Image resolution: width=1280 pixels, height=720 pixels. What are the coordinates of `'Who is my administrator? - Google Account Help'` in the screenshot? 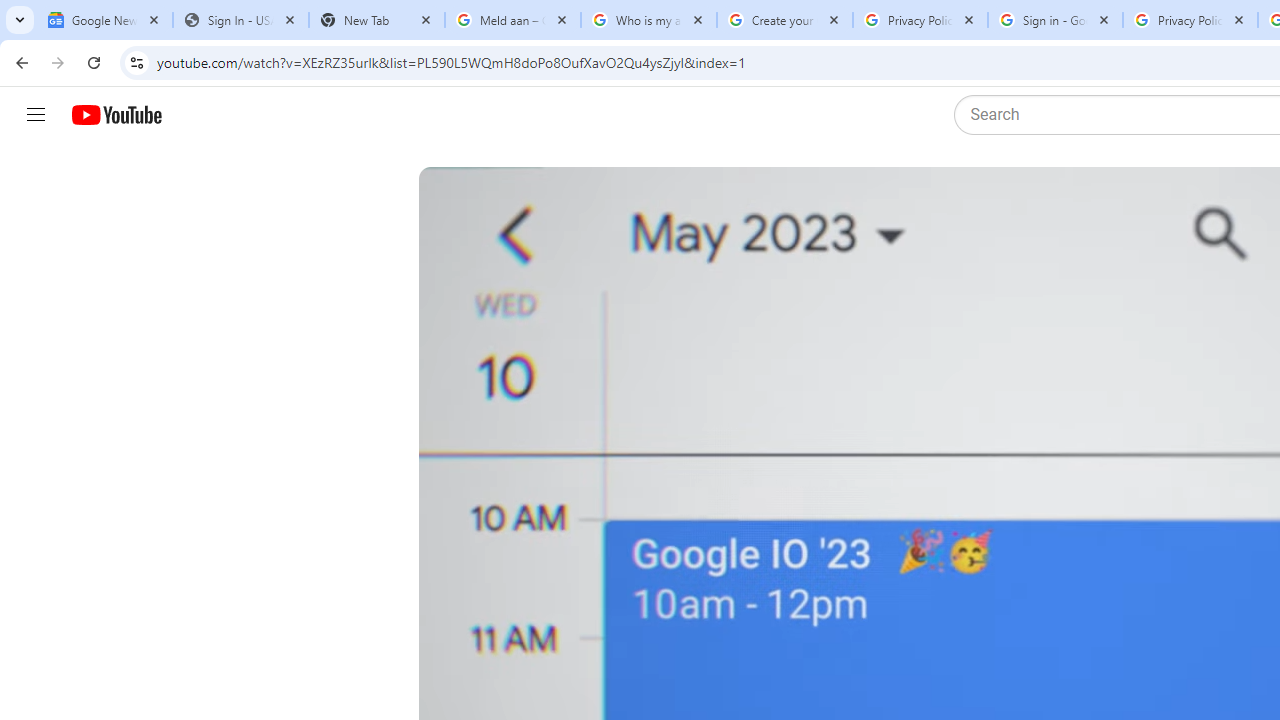 It's located at (648, 20).